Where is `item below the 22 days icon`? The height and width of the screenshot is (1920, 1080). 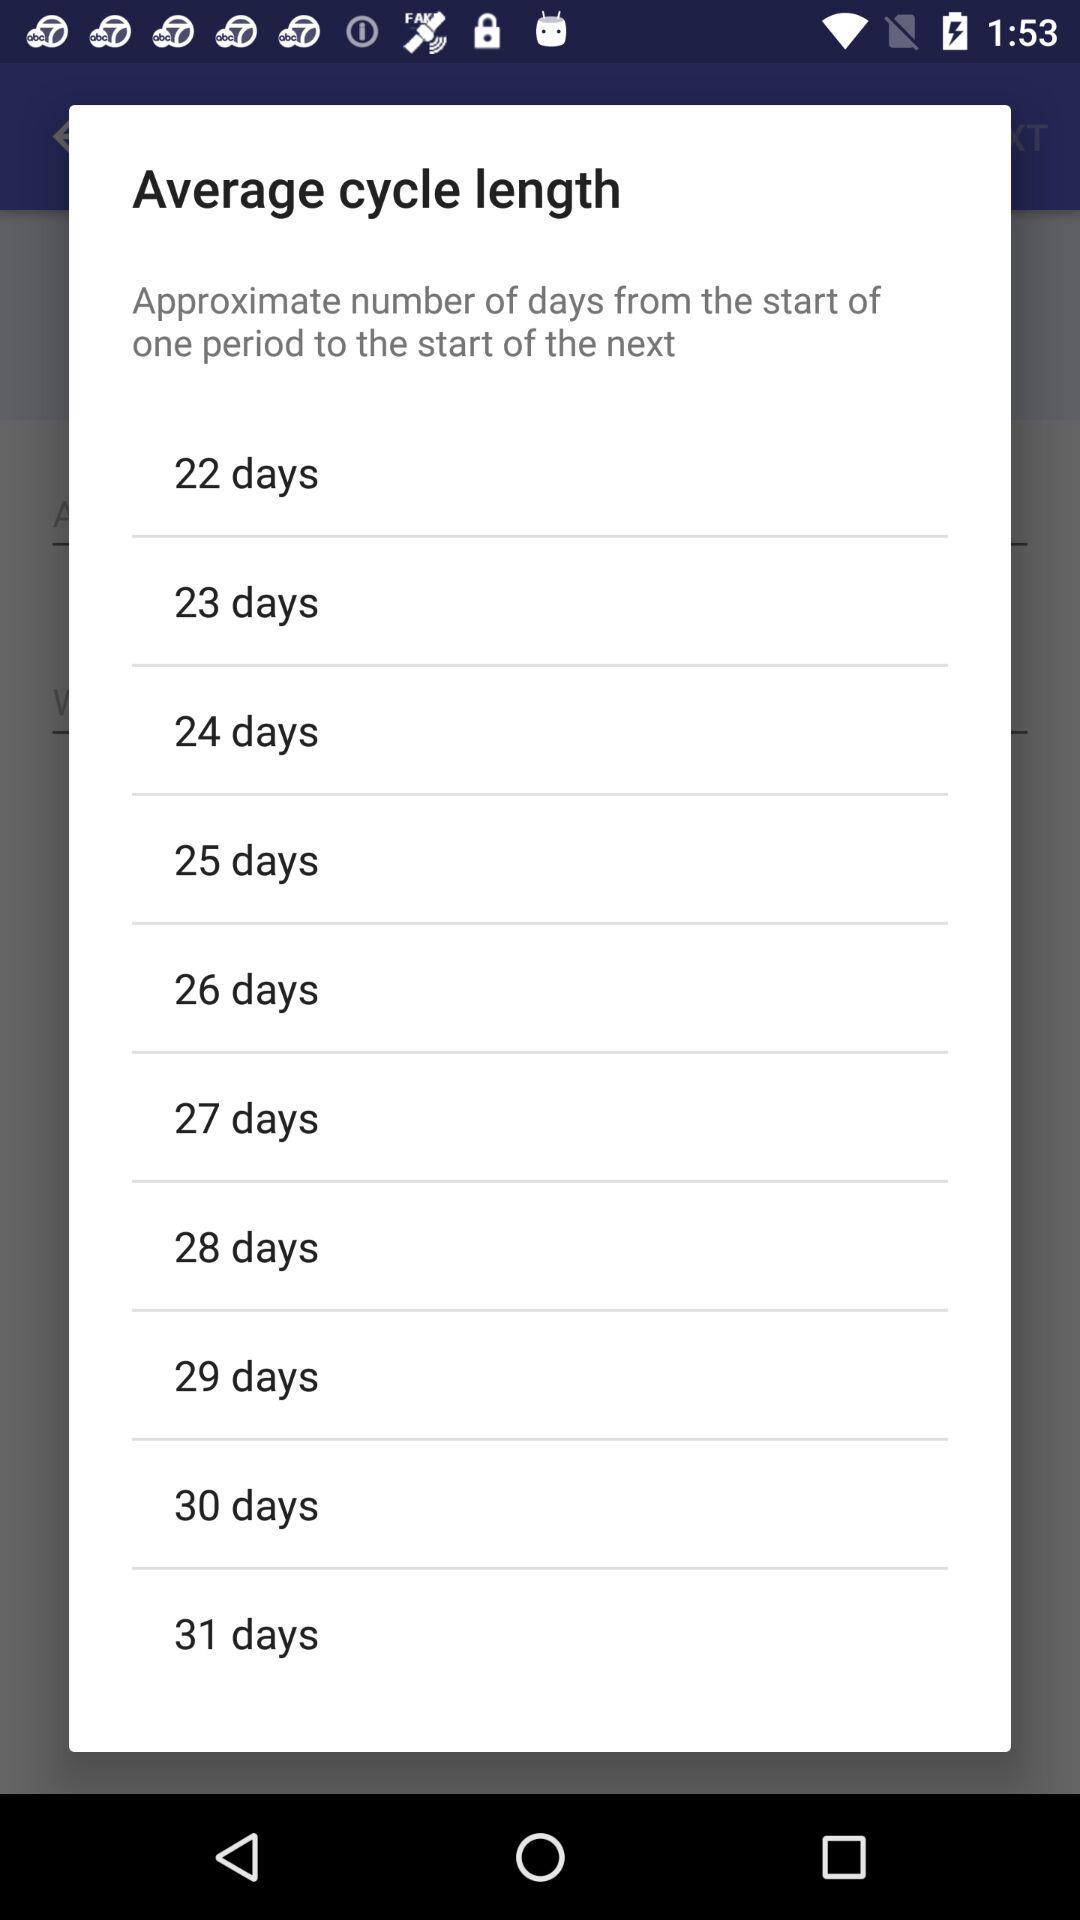 item below the 22 days icon is located at coordinates (540, 599).